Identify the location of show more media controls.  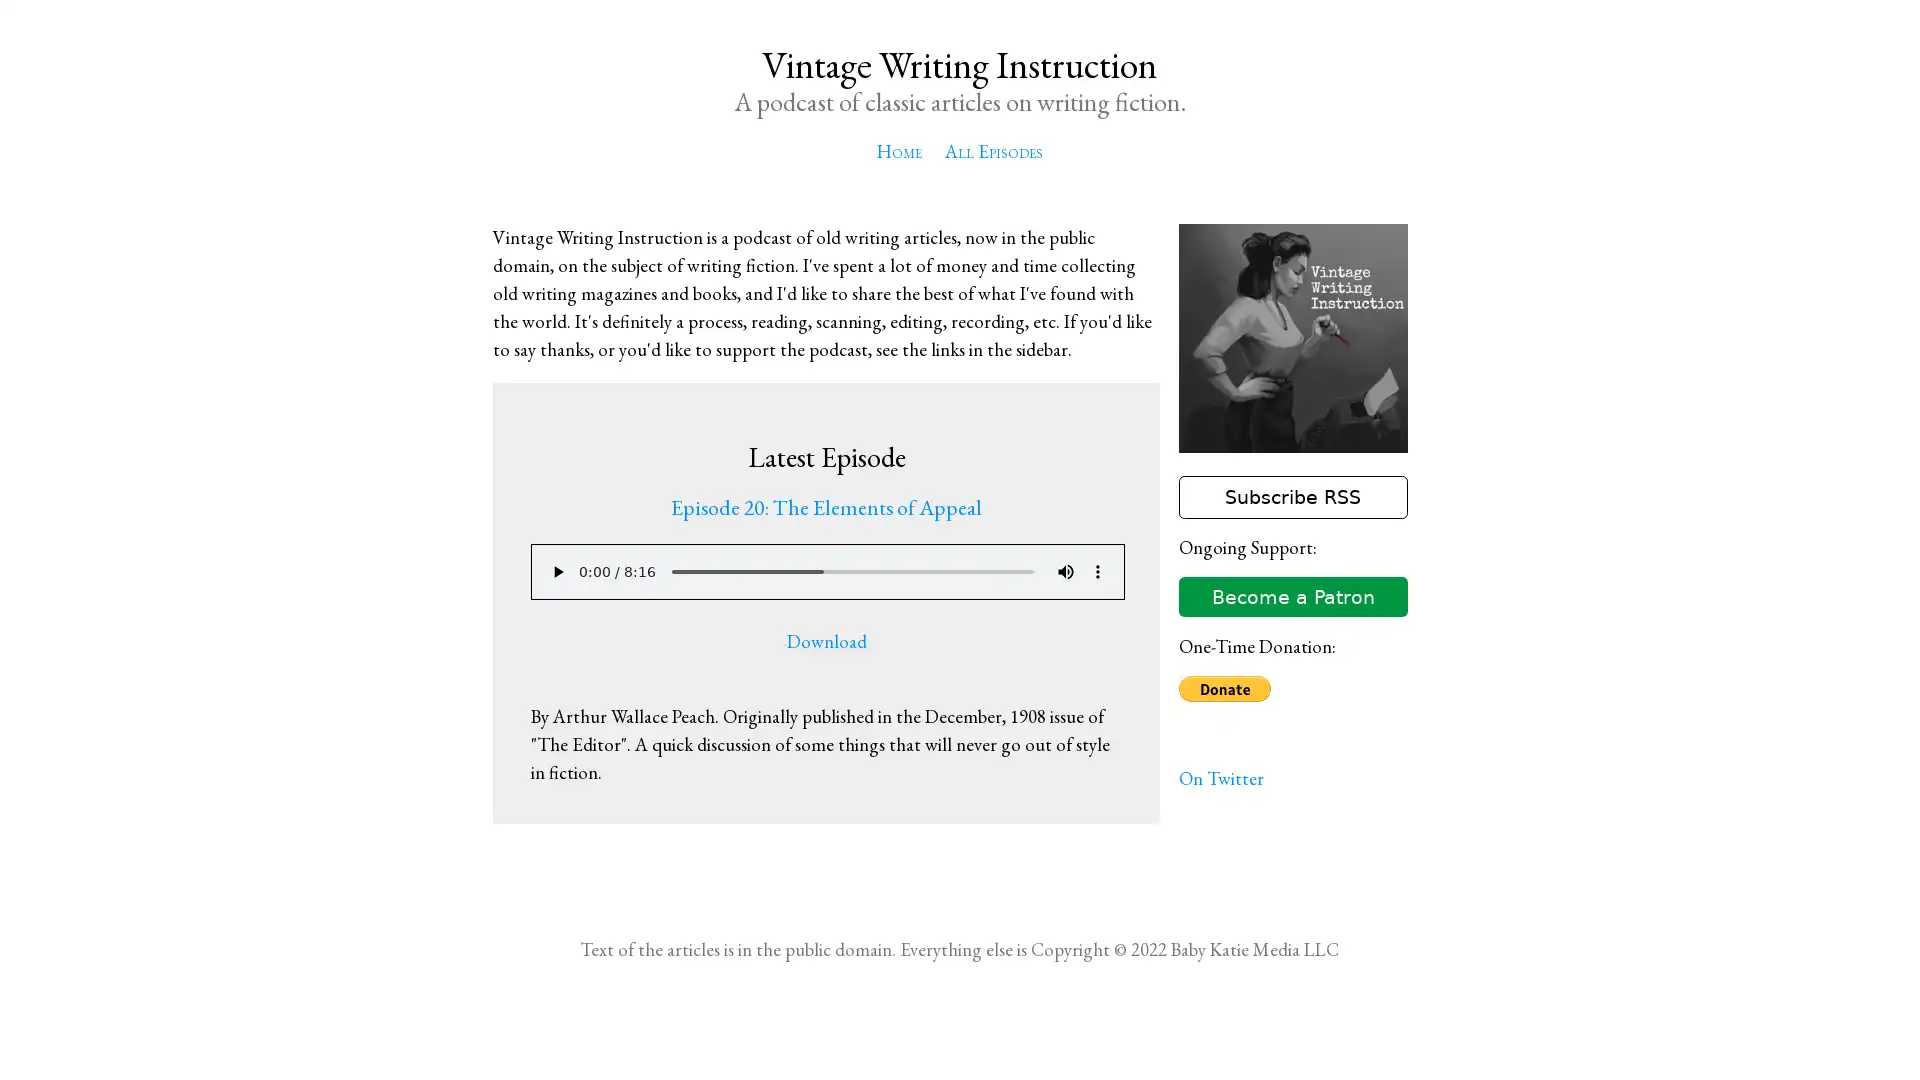
(1096, 571).